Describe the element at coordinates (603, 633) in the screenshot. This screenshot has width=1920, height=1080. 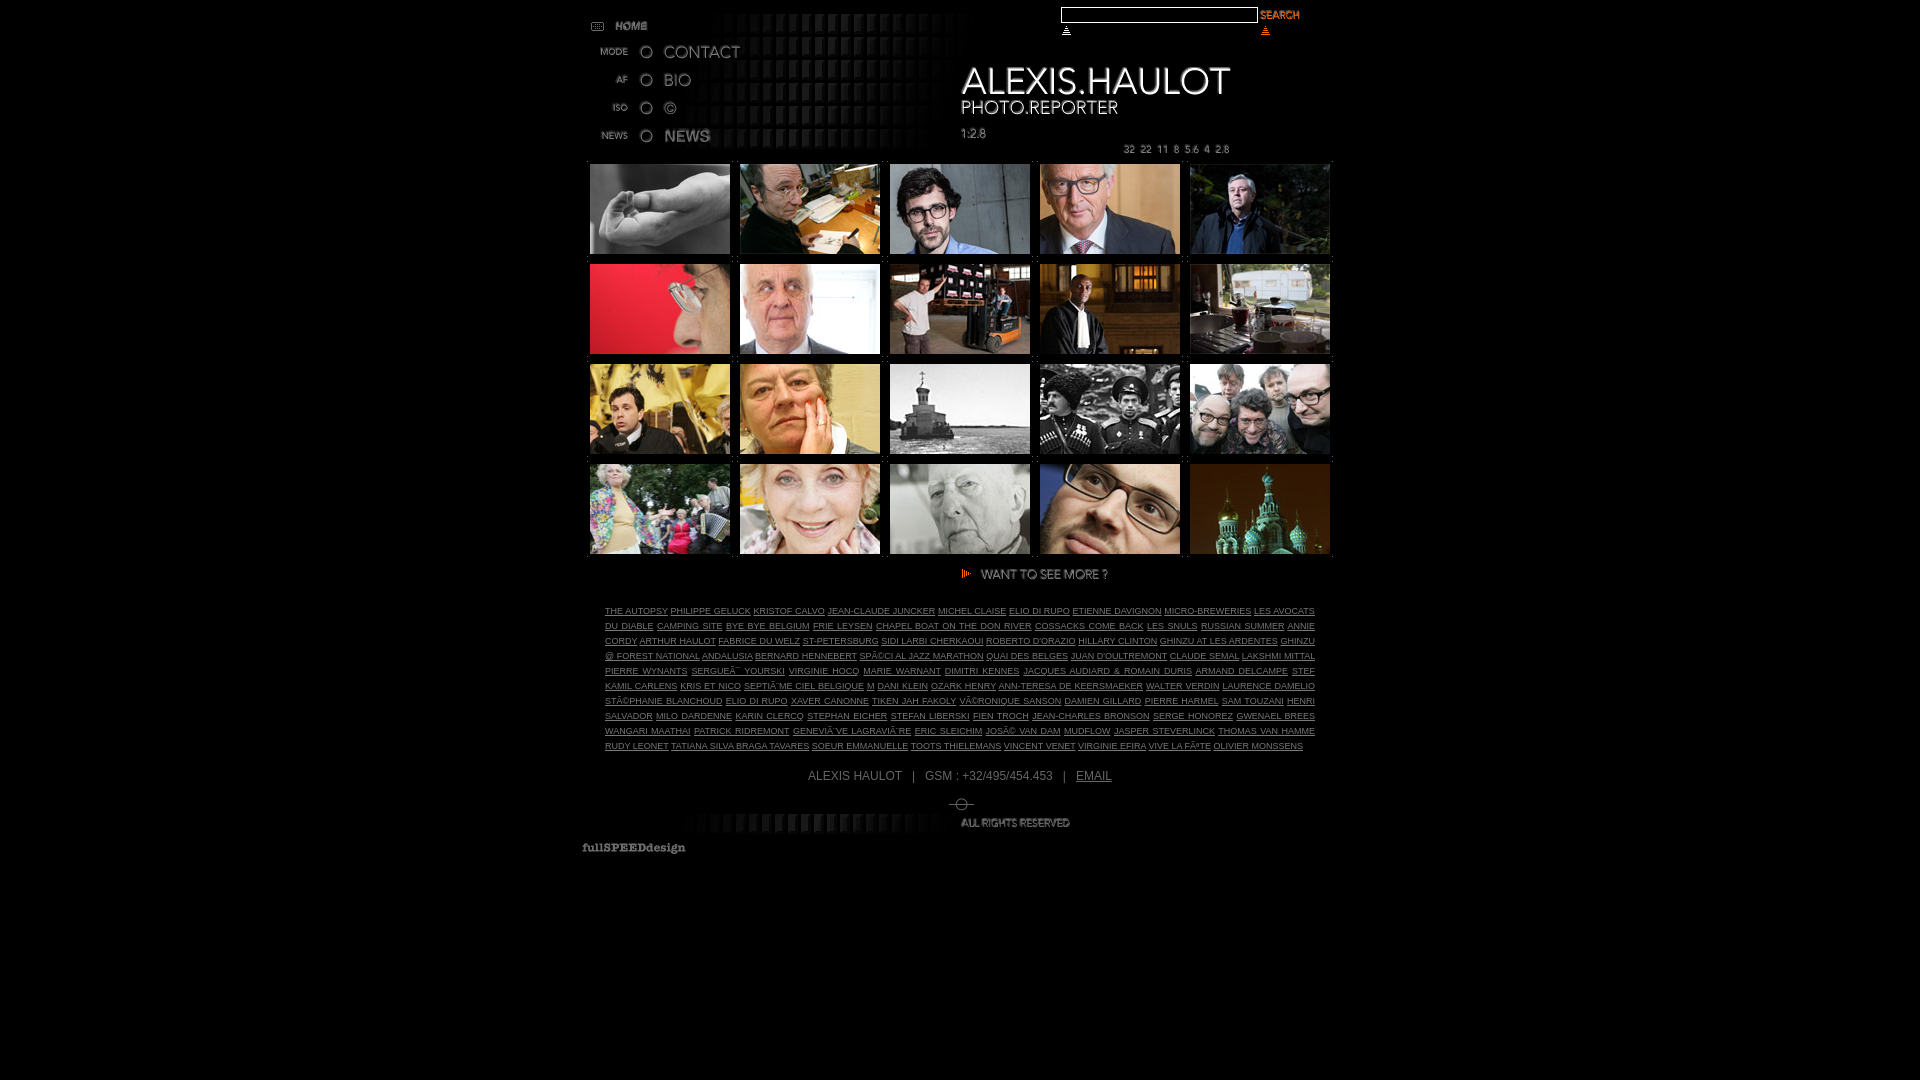
I see `'ANNIE CORDY'` at that location.